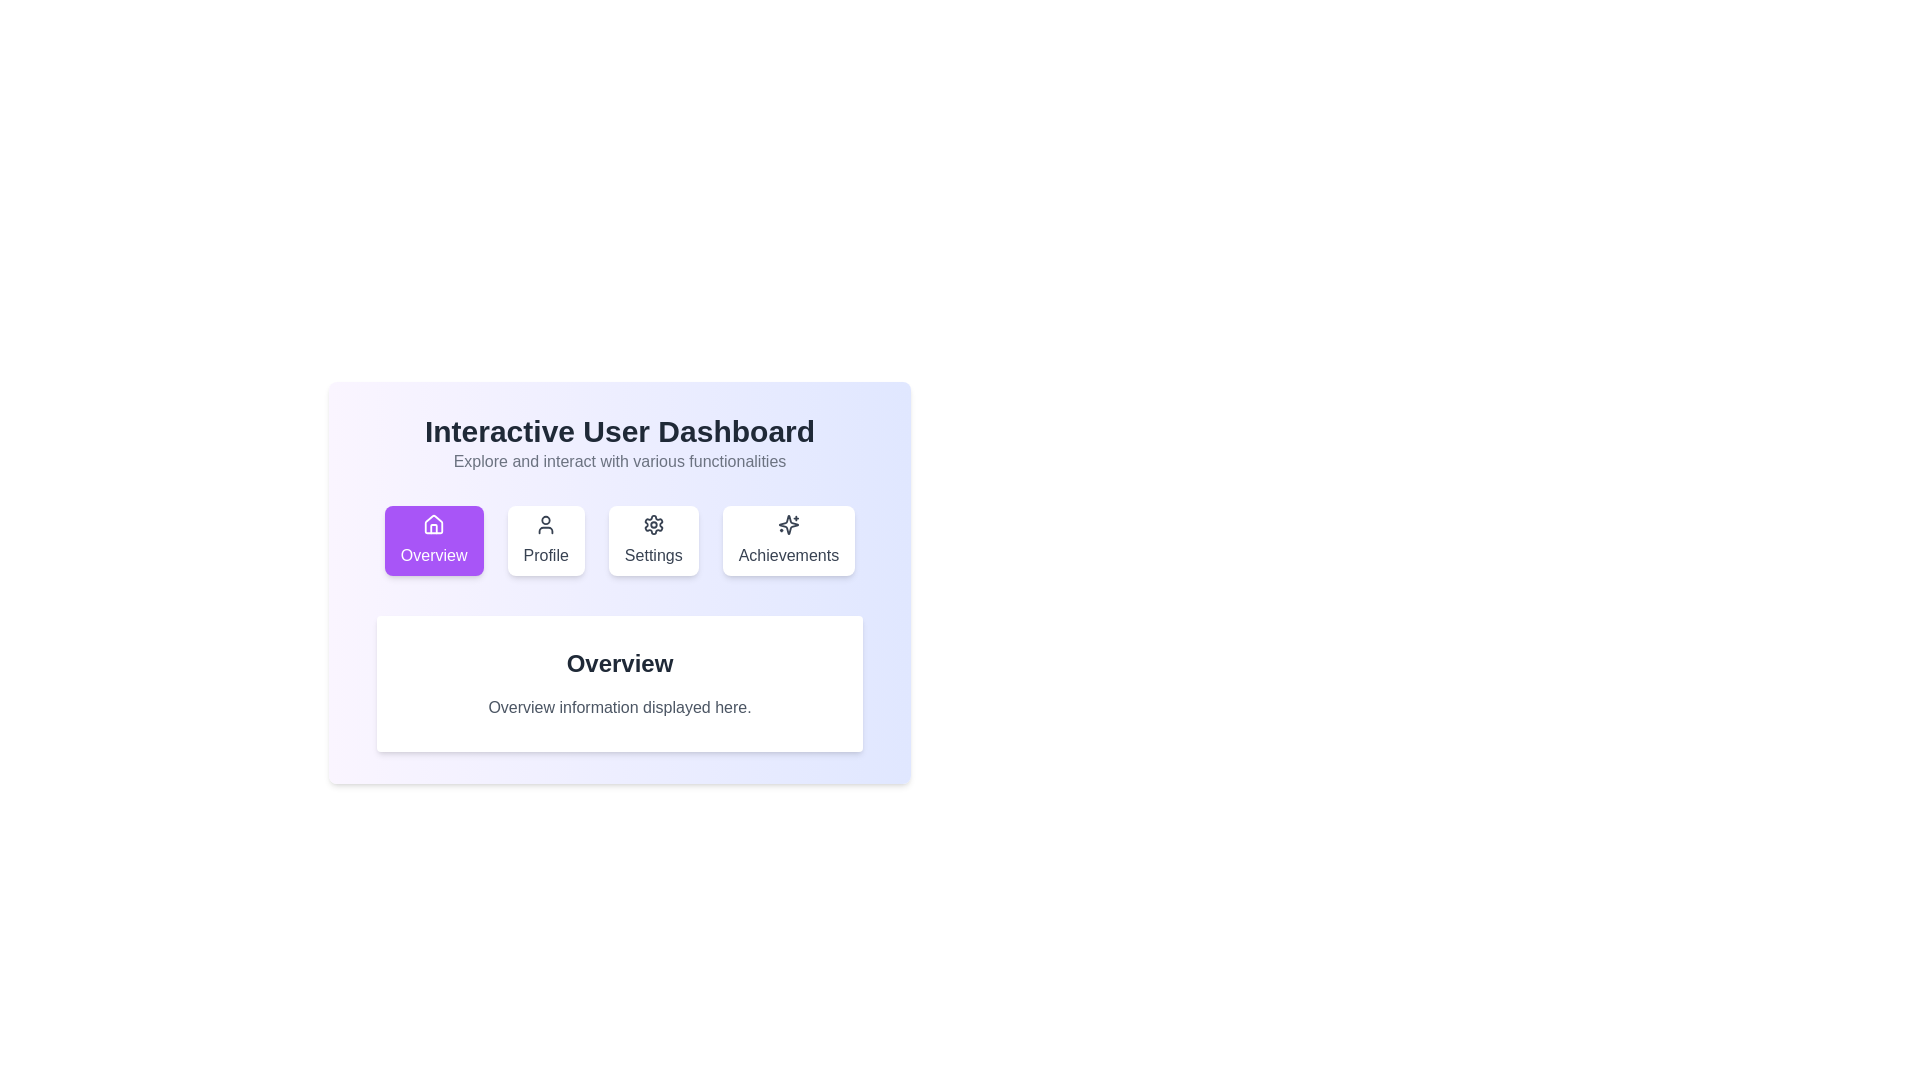  I want to click on the text label that serves as a description for the settings option, located below the gear icon and alongside labels like 'Overview' and 'Profile', so click(653, 555).